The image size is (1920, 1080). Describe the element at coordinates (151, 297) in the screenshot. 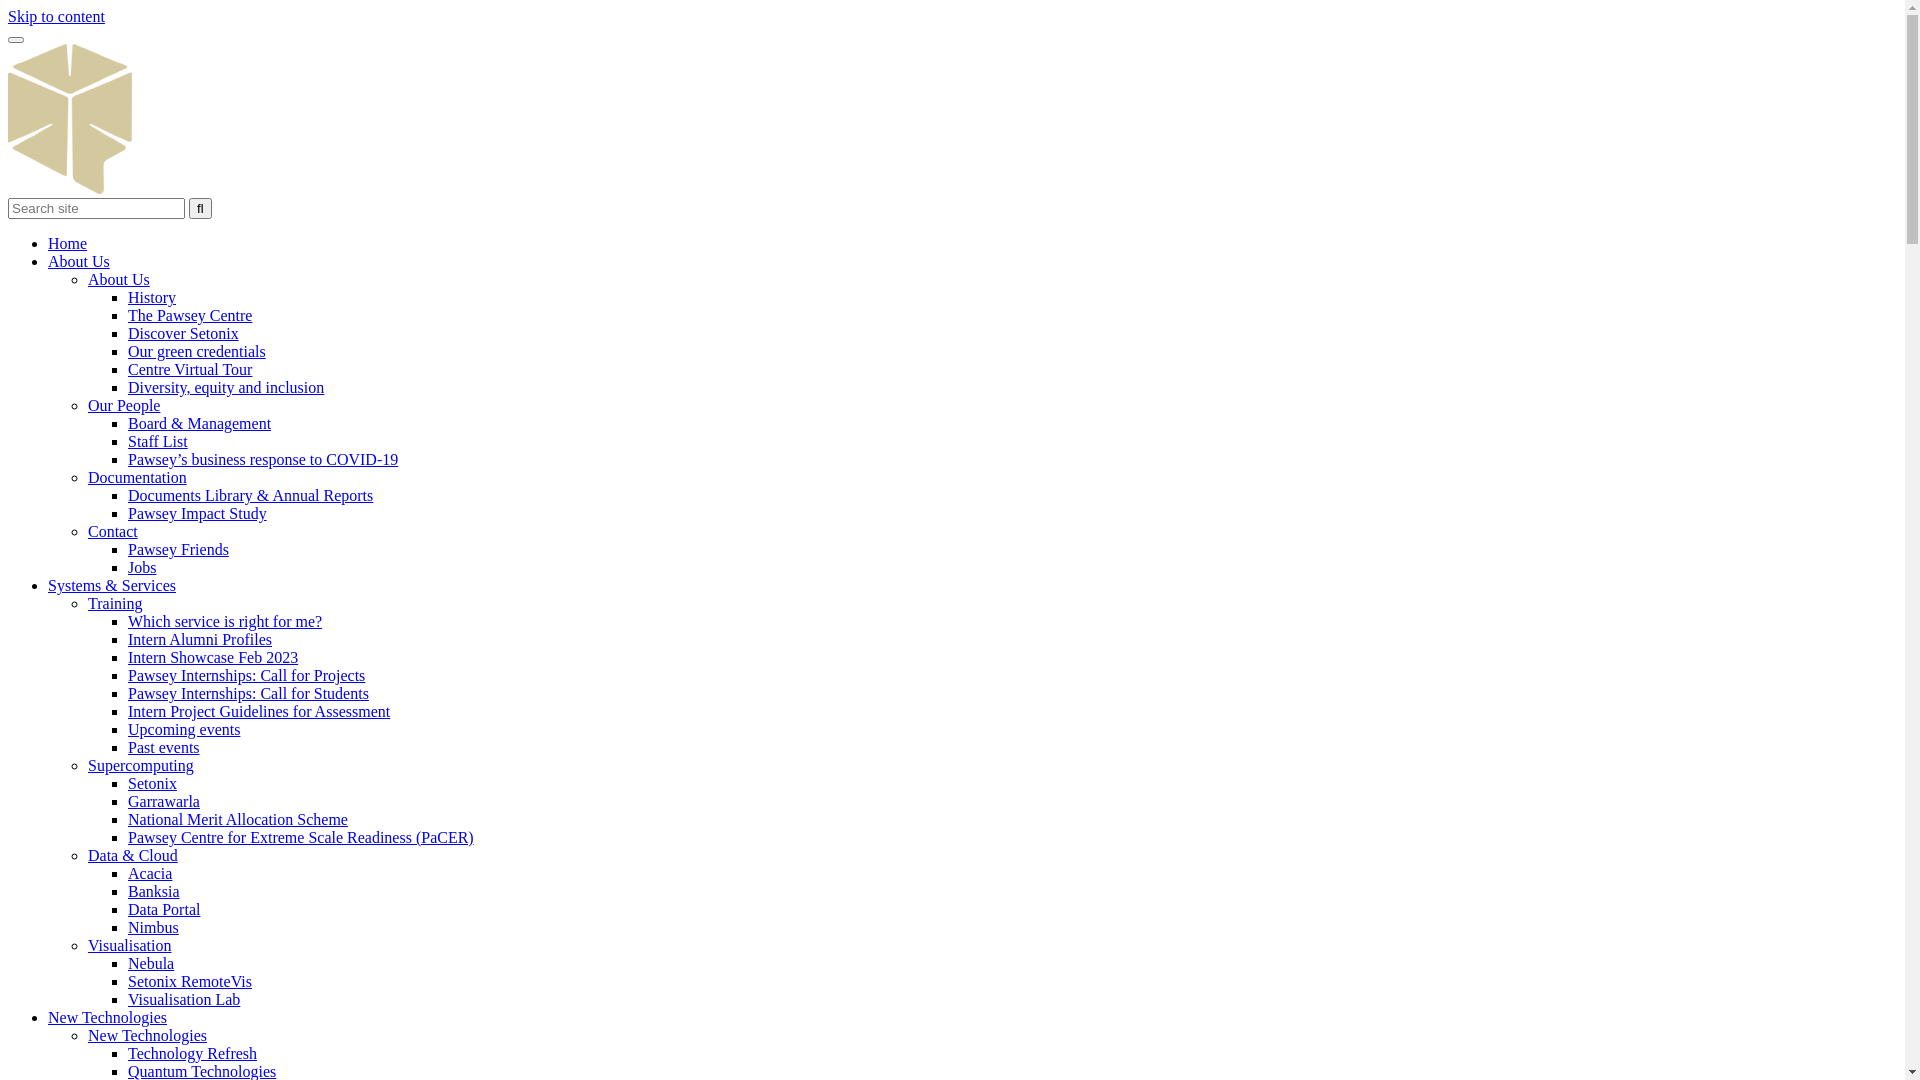

I see `'History'` at that location.